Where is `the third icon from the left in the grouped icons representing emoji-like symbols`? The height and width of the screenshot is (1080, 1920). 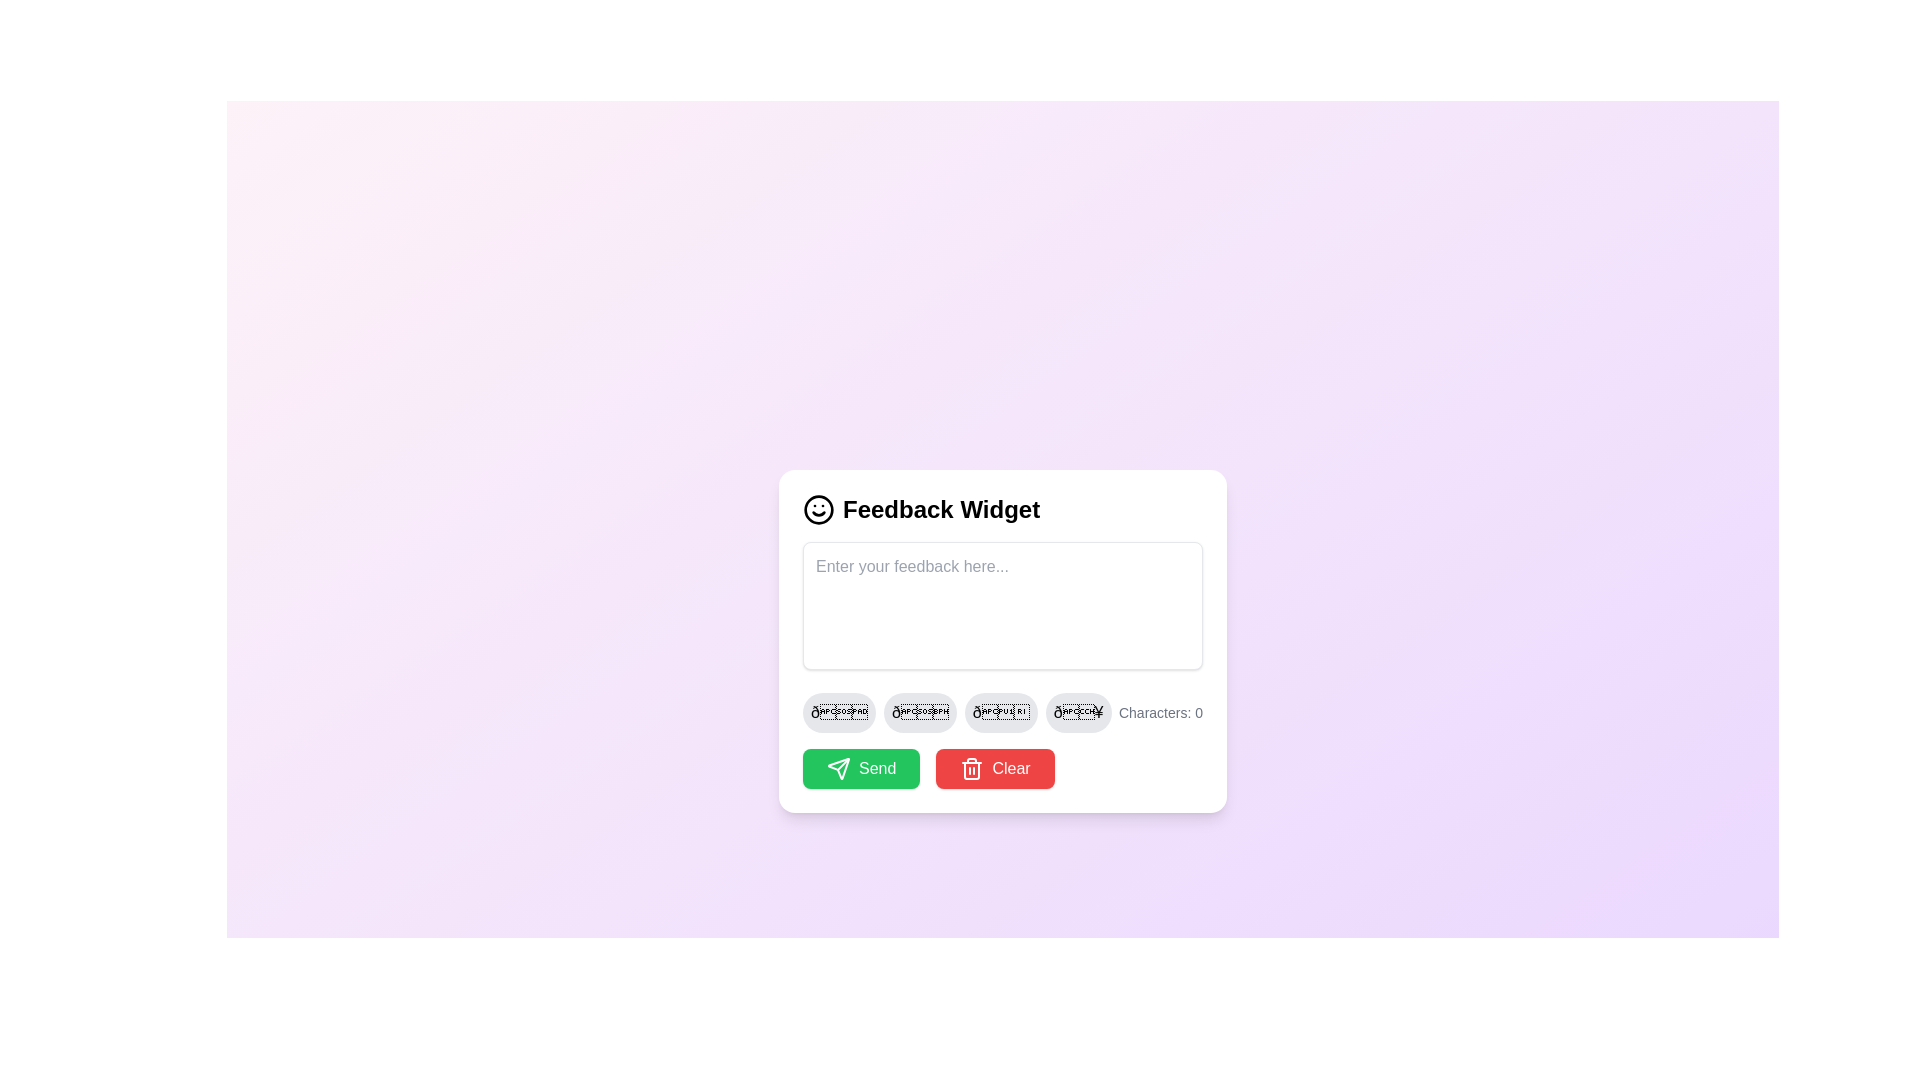
the third icon from the left in the grouped icons representing emoji-like symbols is located at coordinates (1003, 711).